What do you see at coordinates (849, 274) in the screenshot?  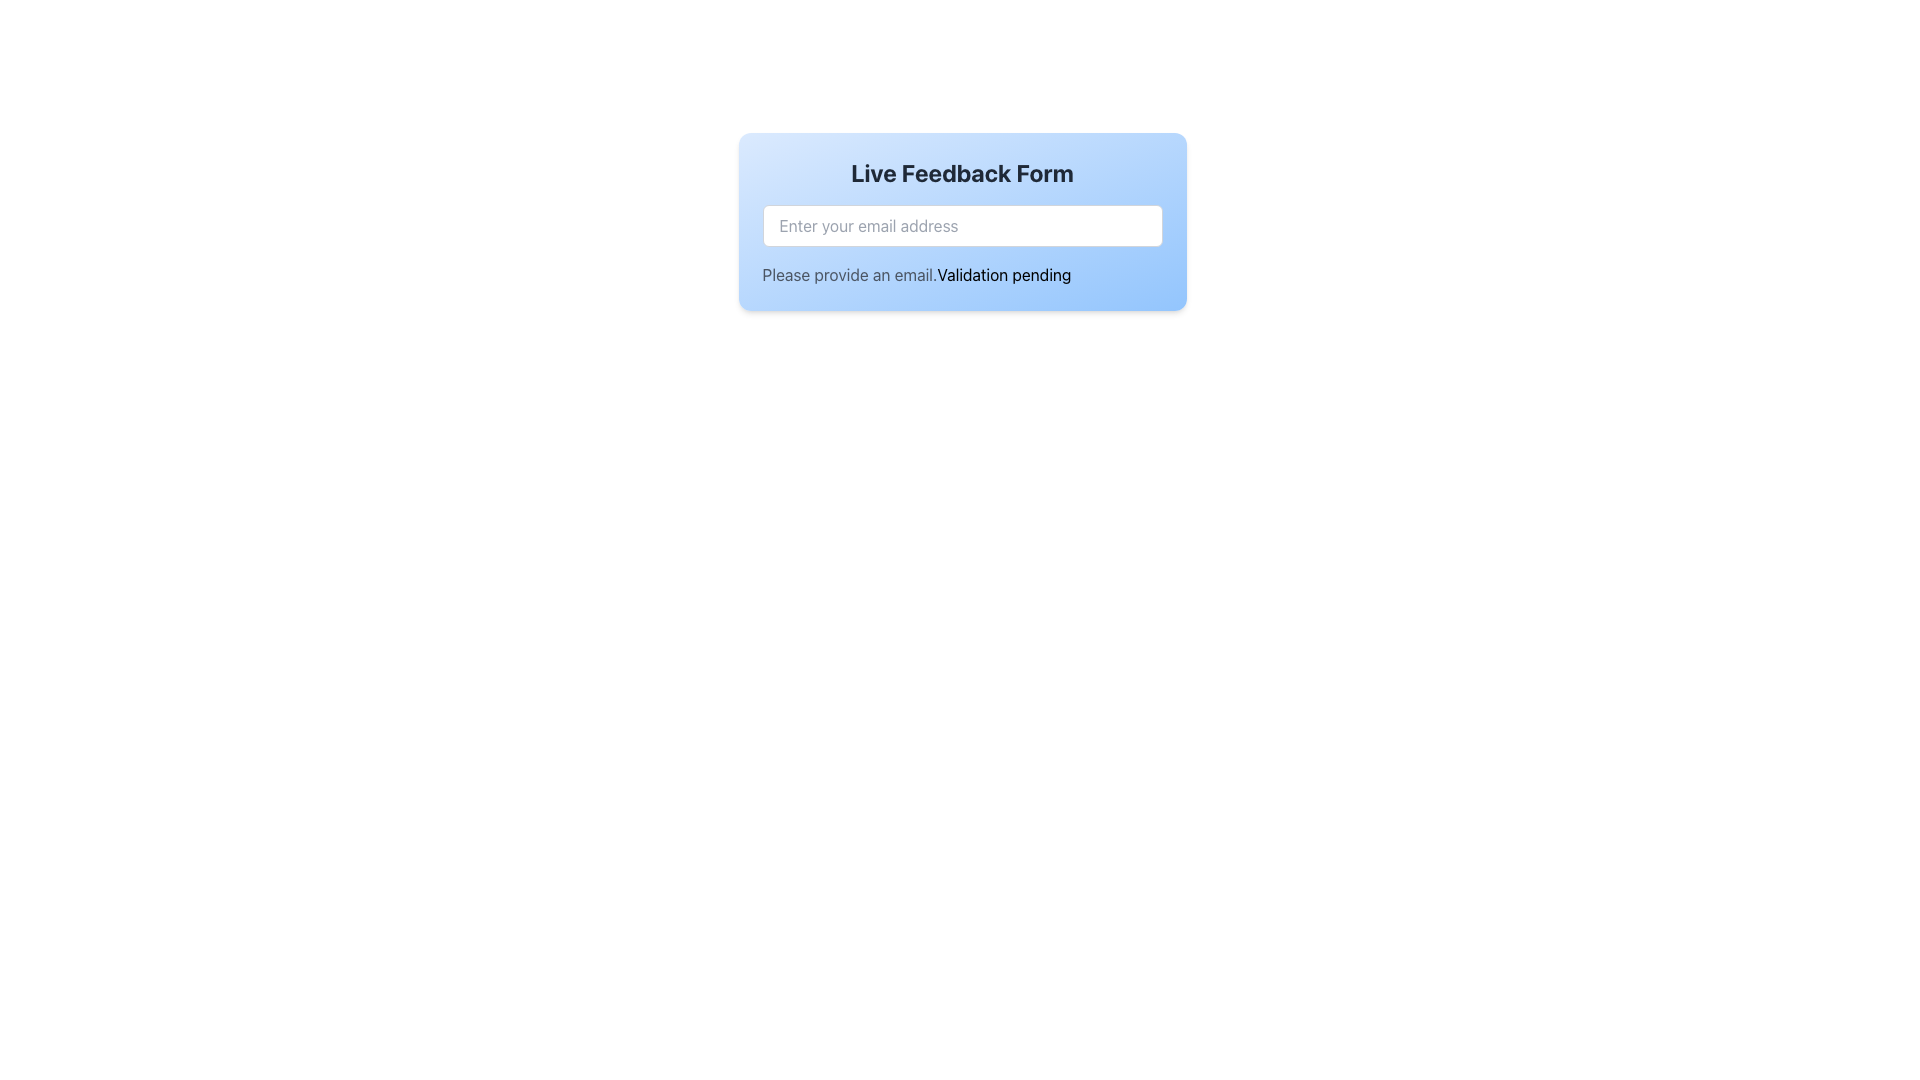 I see `the text element displaying 'Please provide an email.' in gray, which is part of the feedback form interface` at bounding box center [849, 274].